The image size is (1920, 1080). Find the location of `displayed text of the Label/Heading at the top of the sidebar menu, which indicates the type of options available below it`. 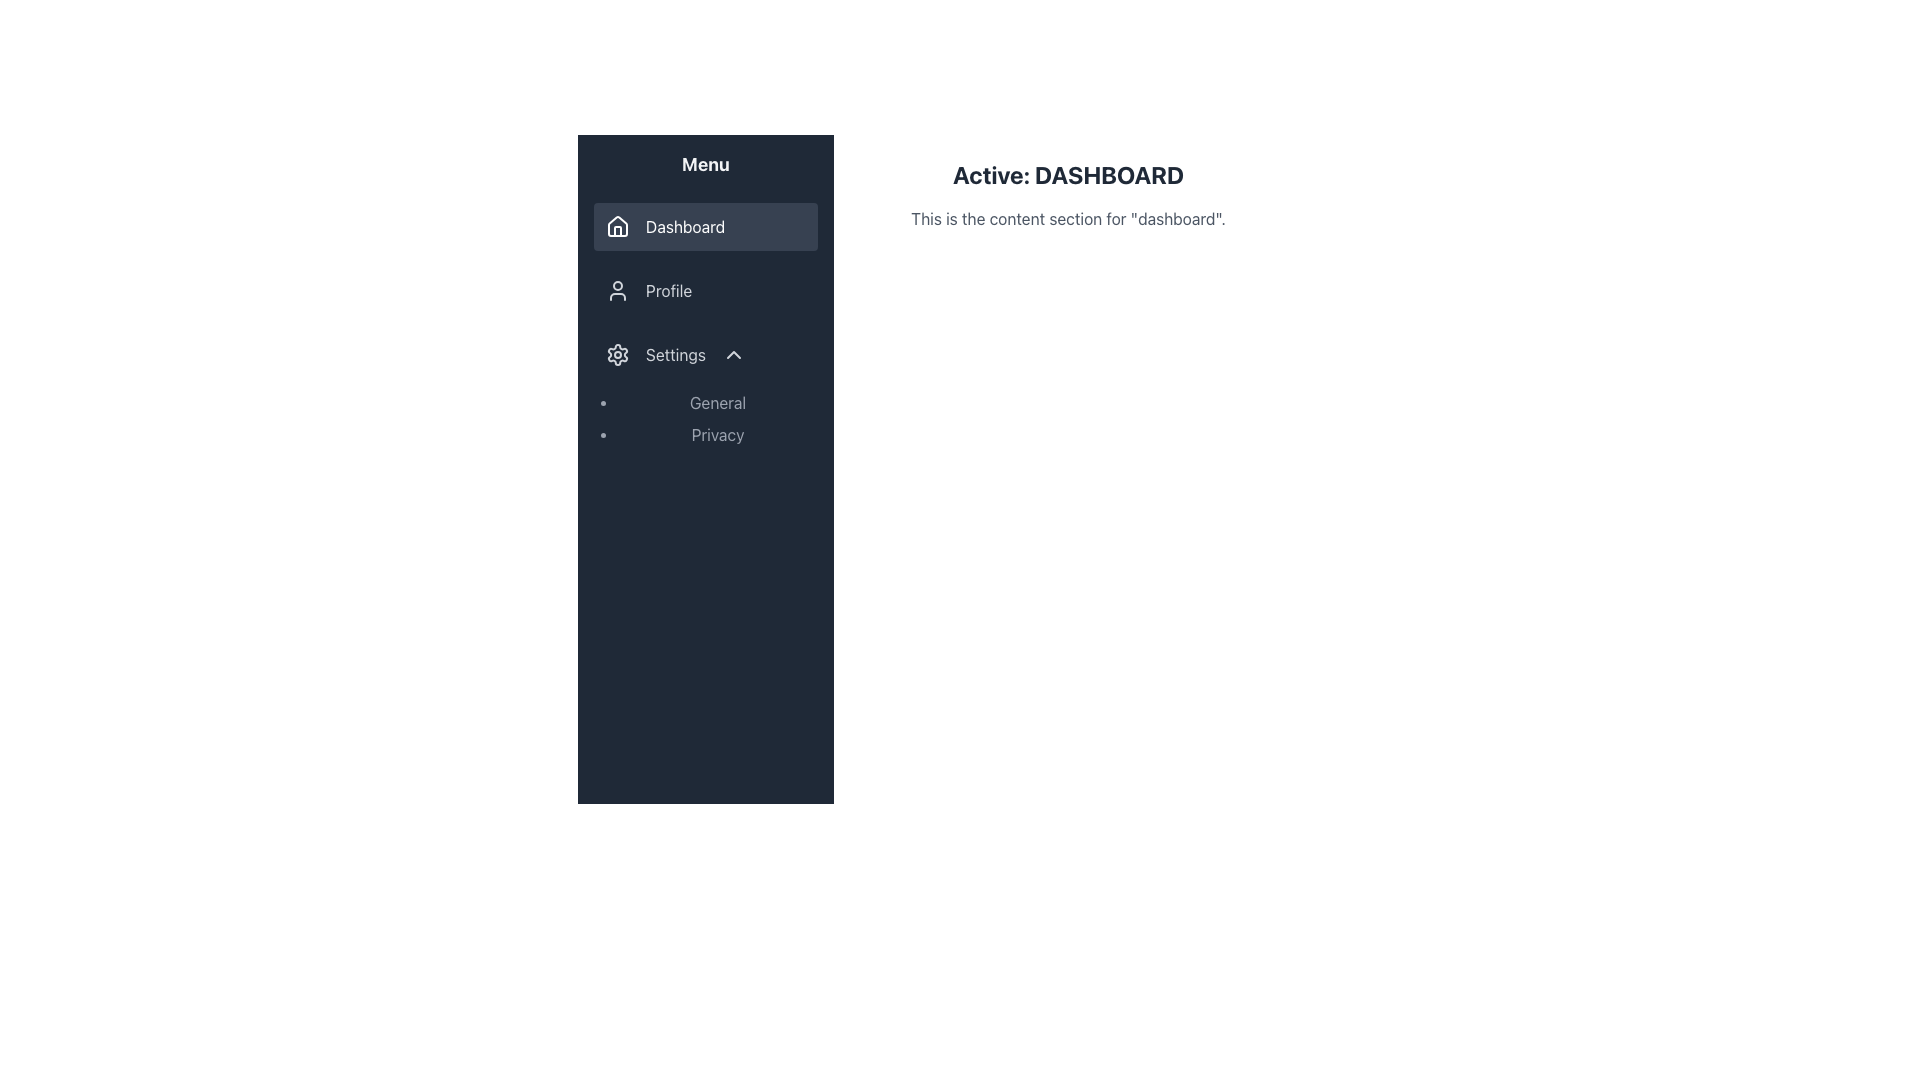

displayed text of the Label/Heading at the top of the sidebar menu, which indicates the type of options available below it is located at coordinates (705, 164).